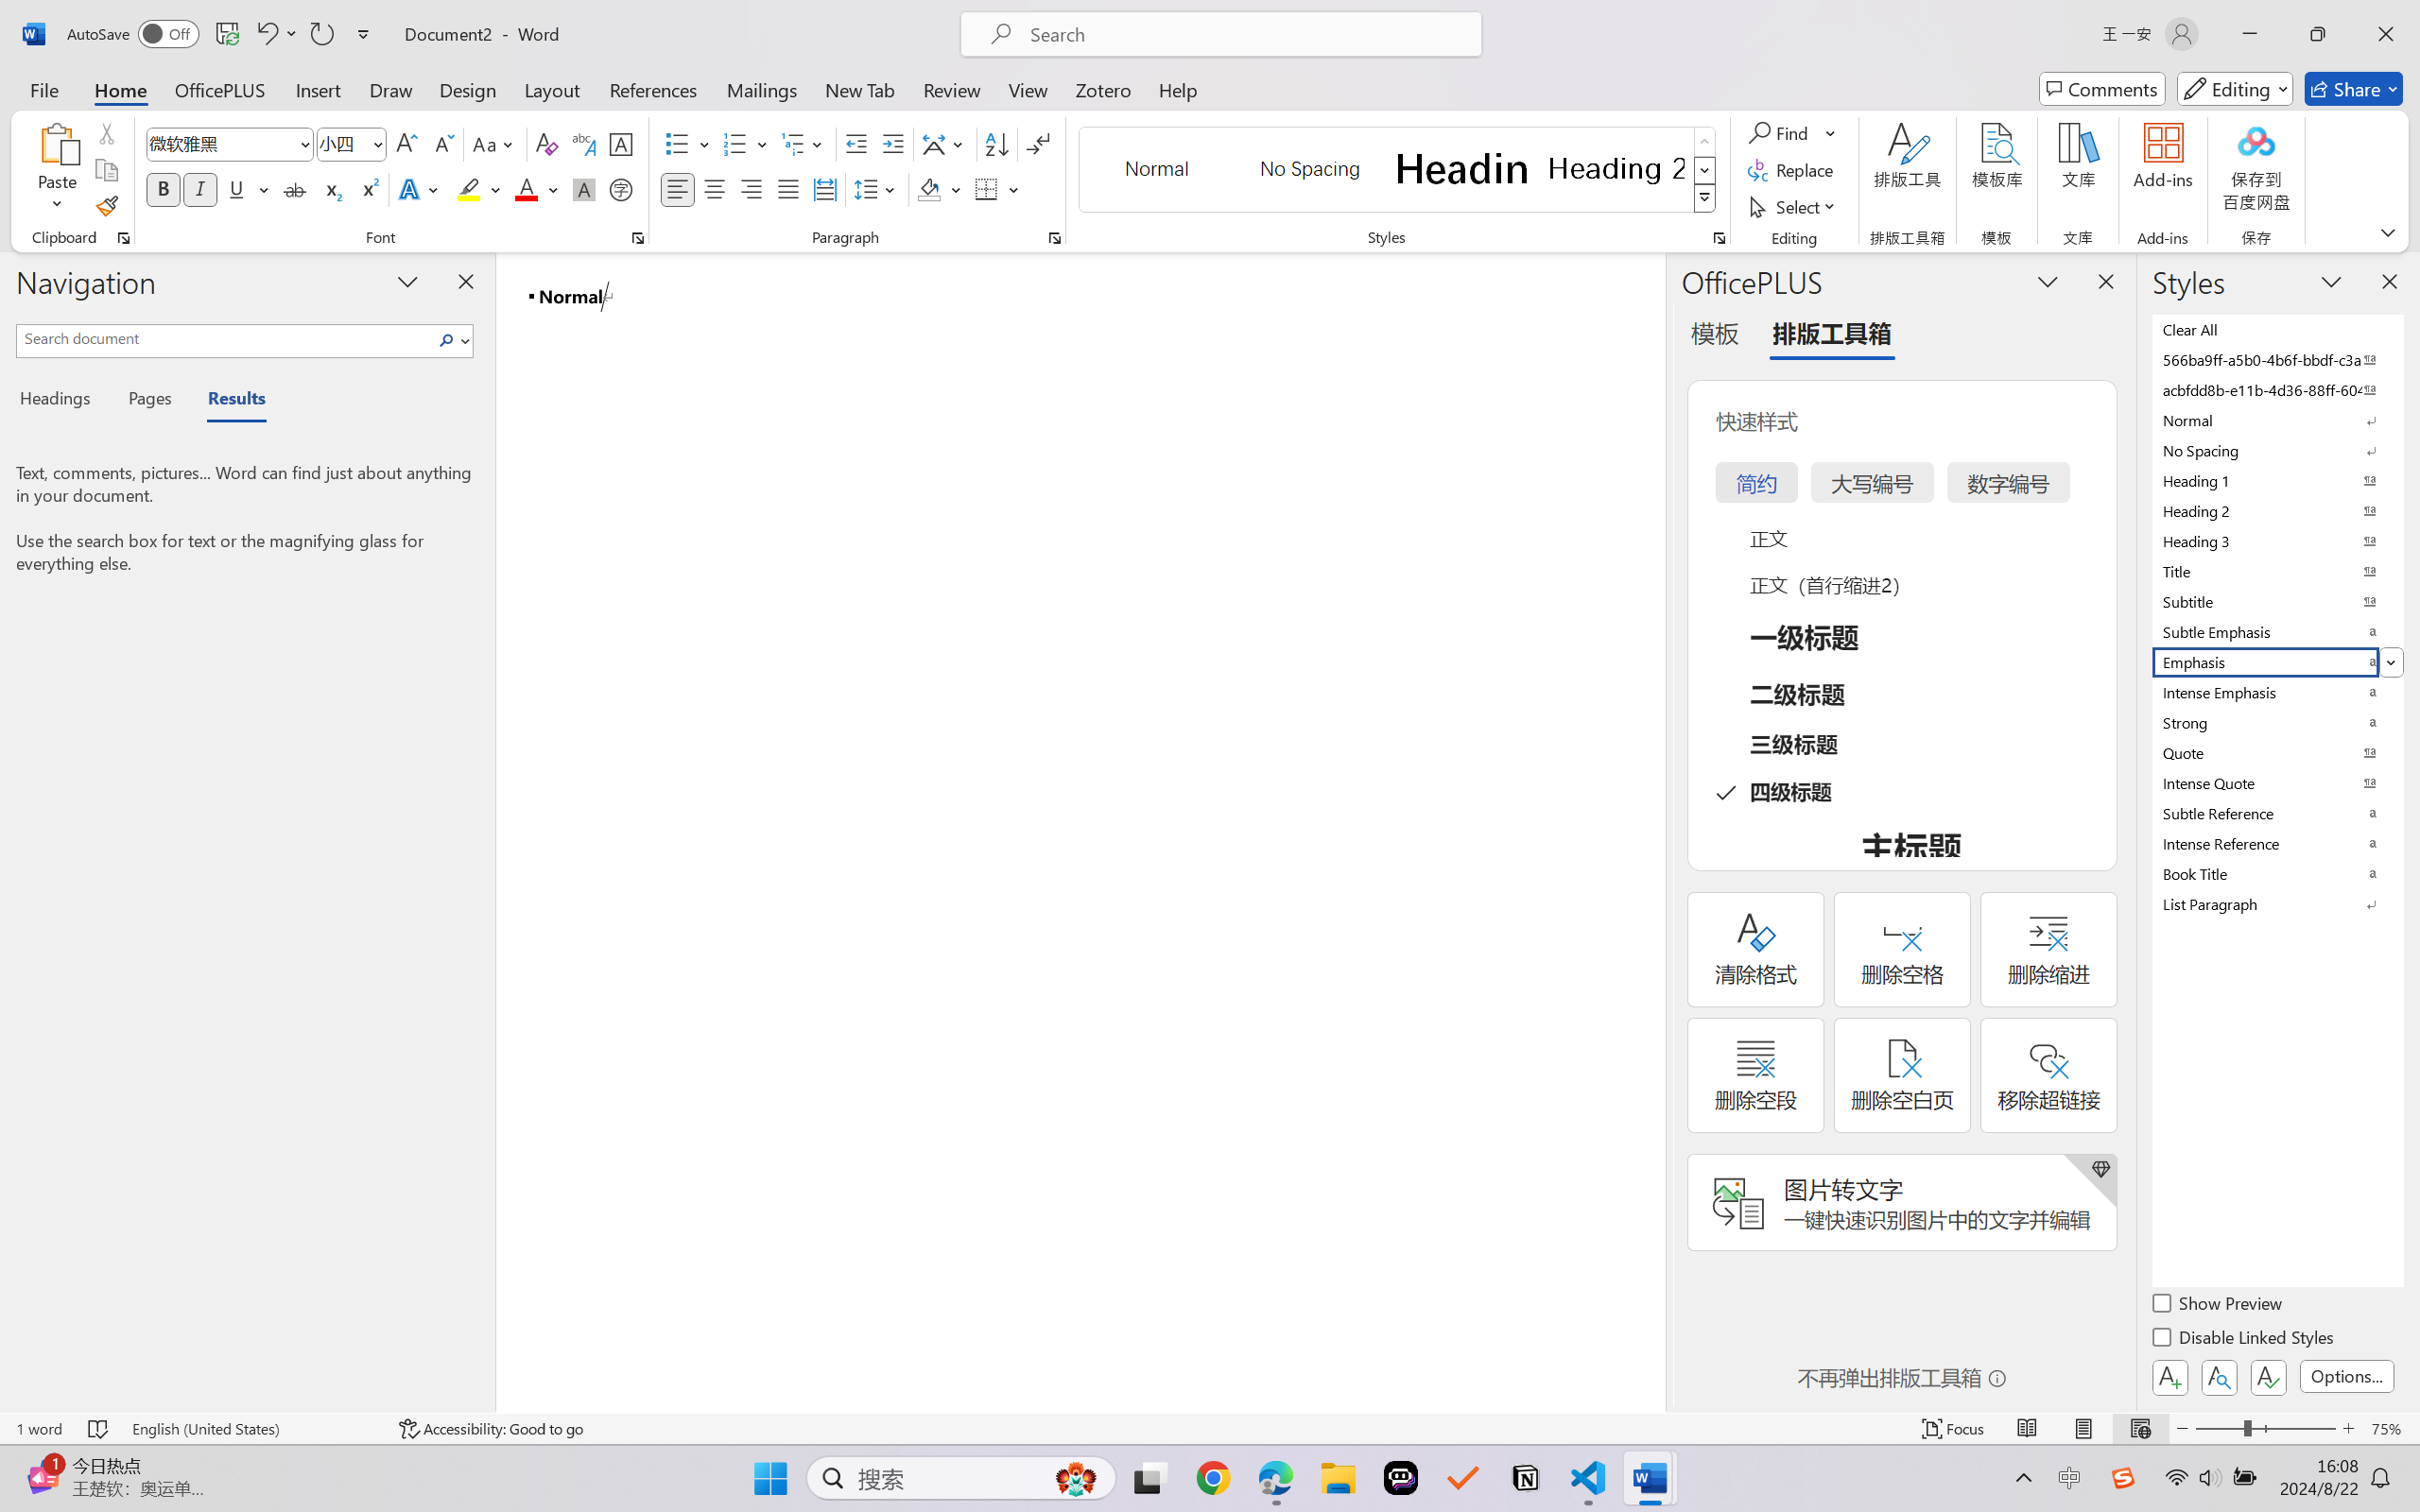 This screenshot has width=2420, height=1512. Describe the element at coordinates (37, 1428) in the screenshot. I see `'Word Count 1 word'` at that location.